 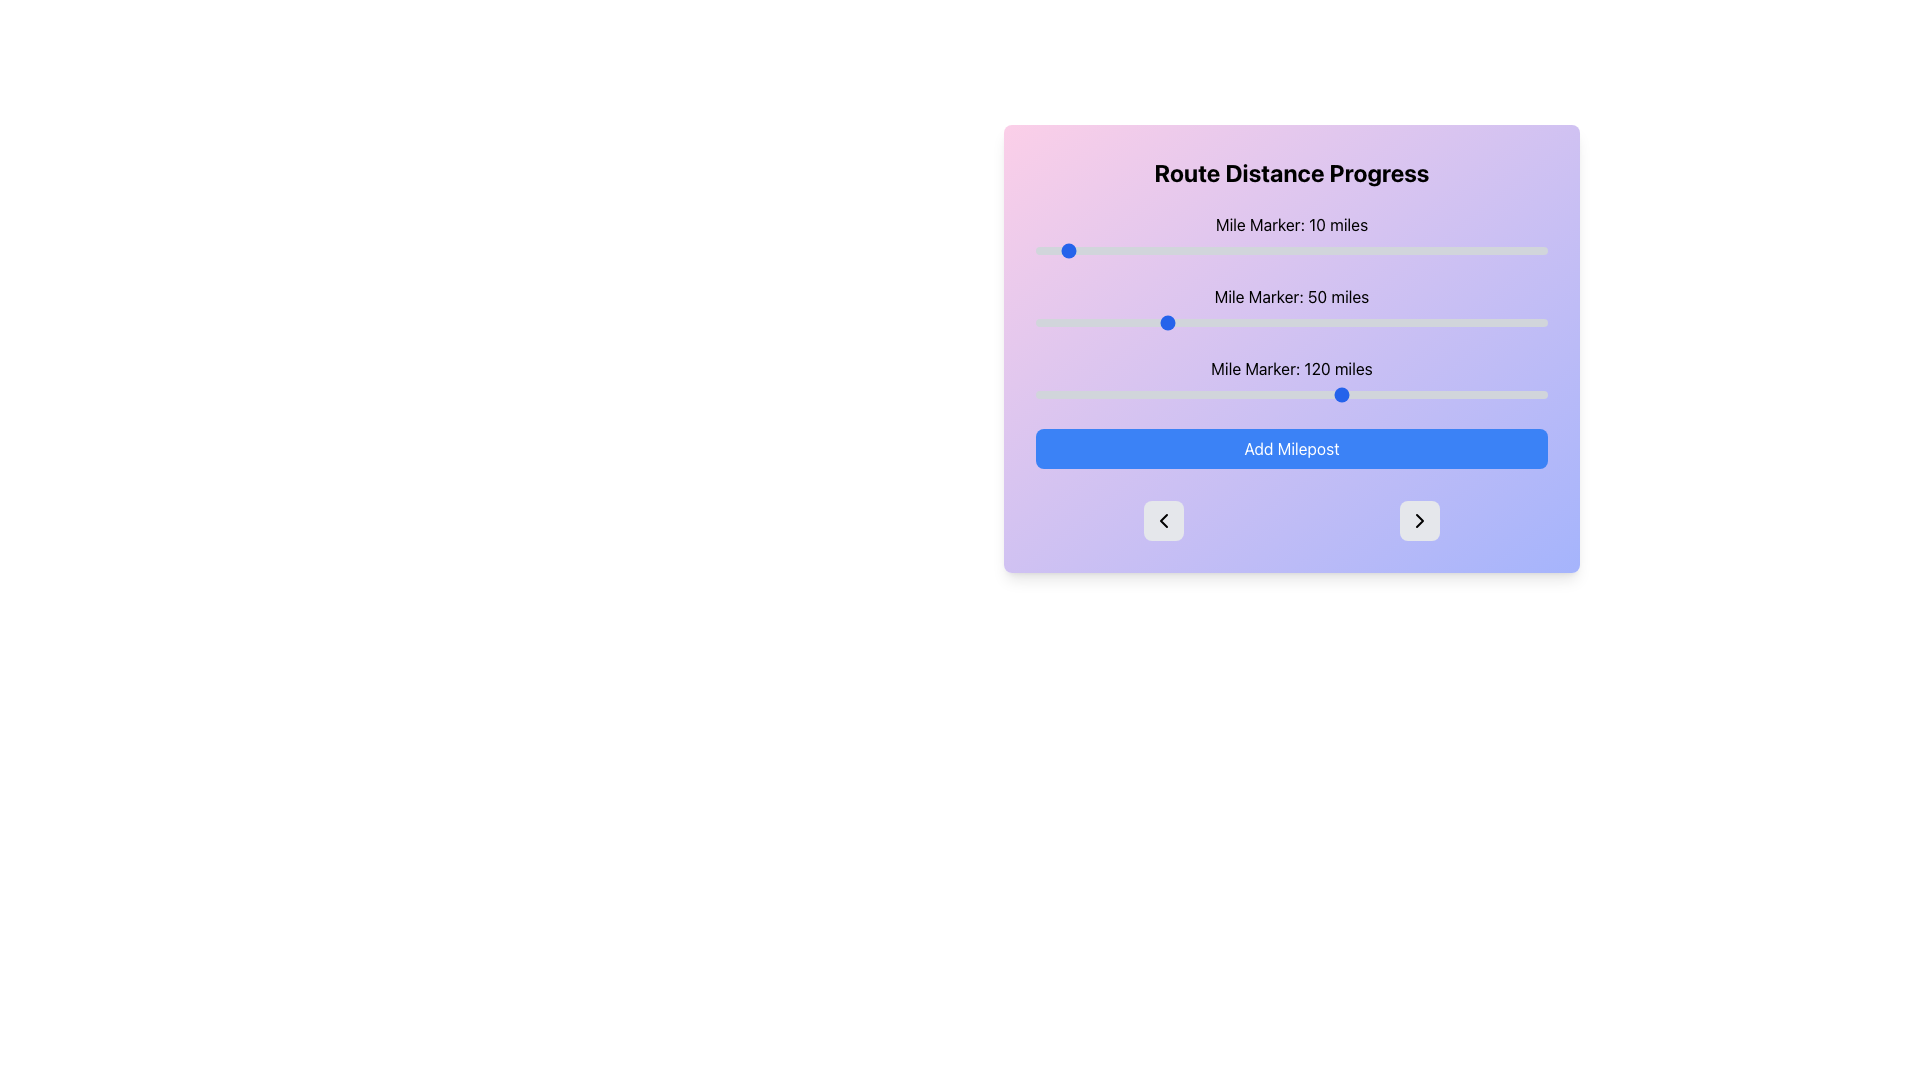 What do you see at coordinates (1291, 322) in the screenshot?
I see `the horizontal slider control with a gray background and blue accent indicator, which is associated with the label 'Mile Marker: 50 miles'` at bounding box center [1291, 322].